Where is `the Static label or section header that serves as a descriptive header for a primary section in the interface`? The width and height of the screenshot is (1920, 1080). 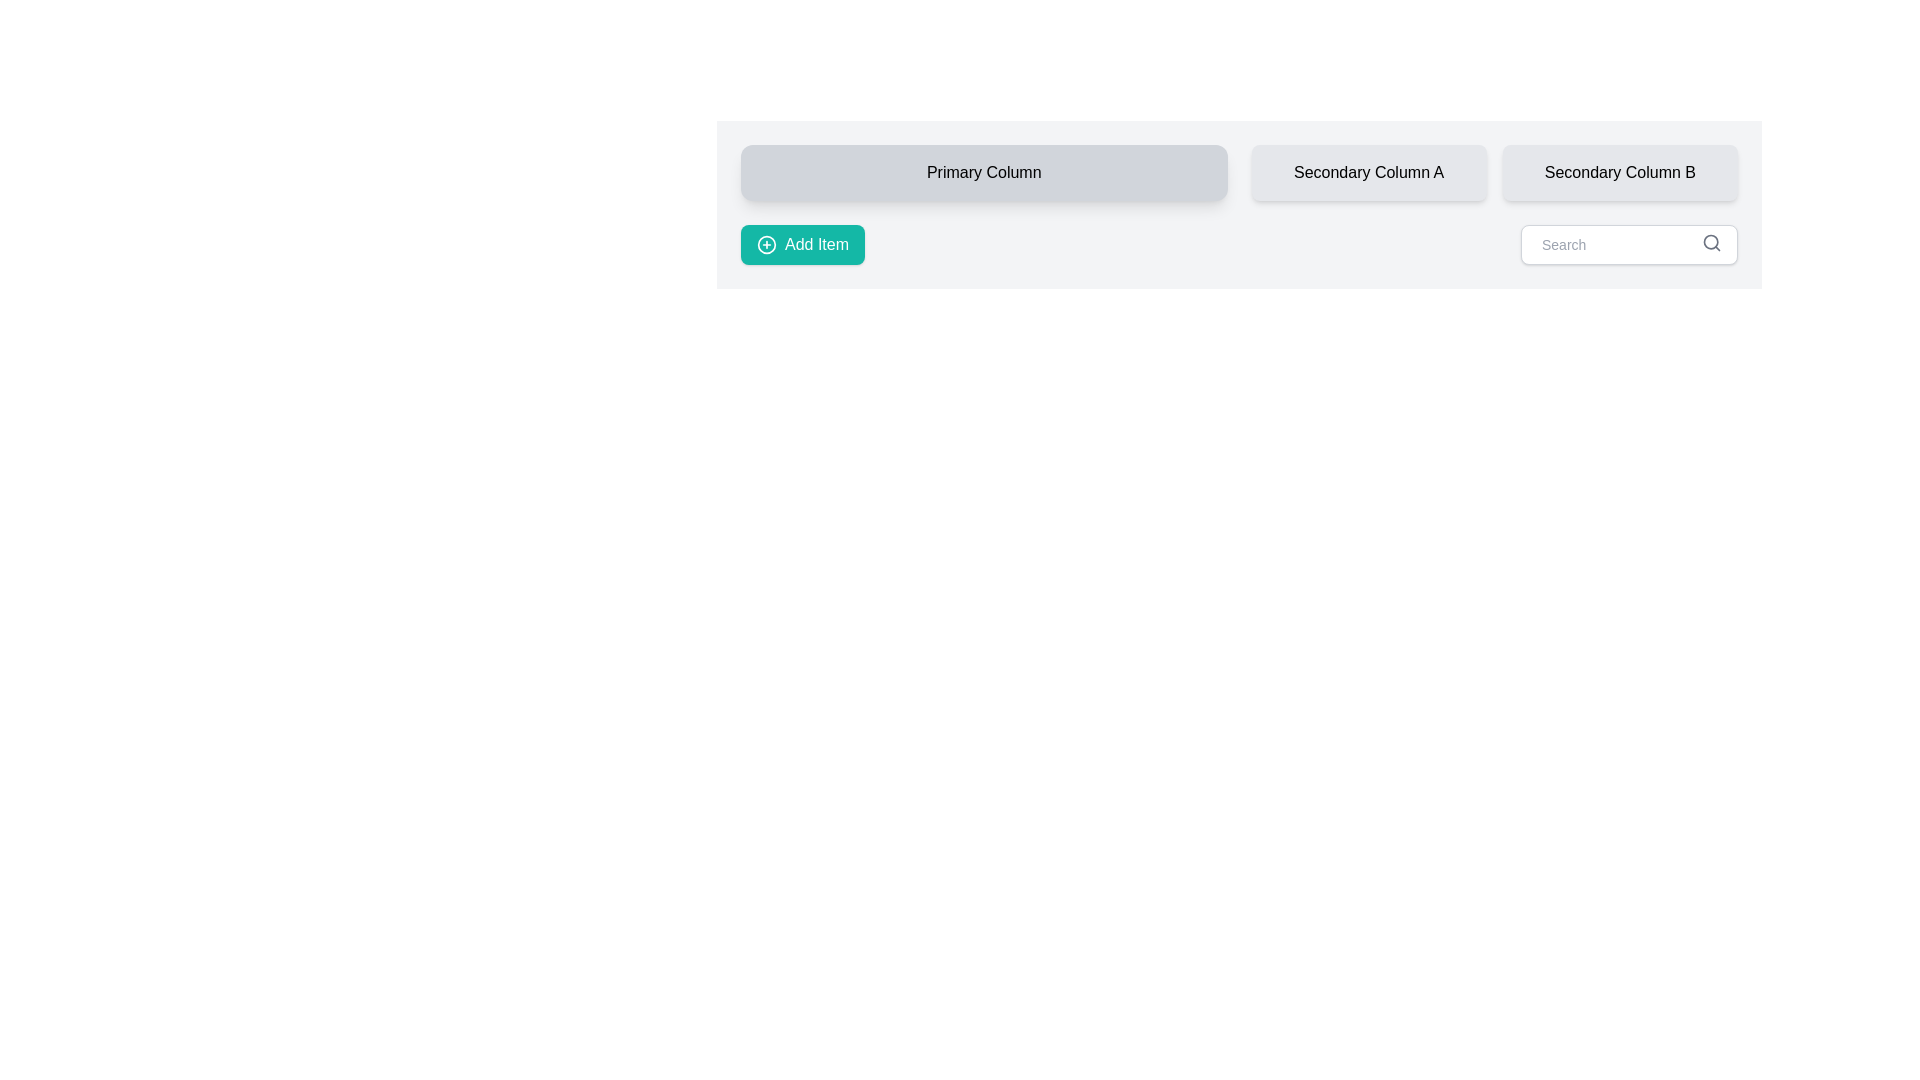 the Static label or section header that serves as a descriptive header for a primary section in the interface is located at coordinates (984, 172).